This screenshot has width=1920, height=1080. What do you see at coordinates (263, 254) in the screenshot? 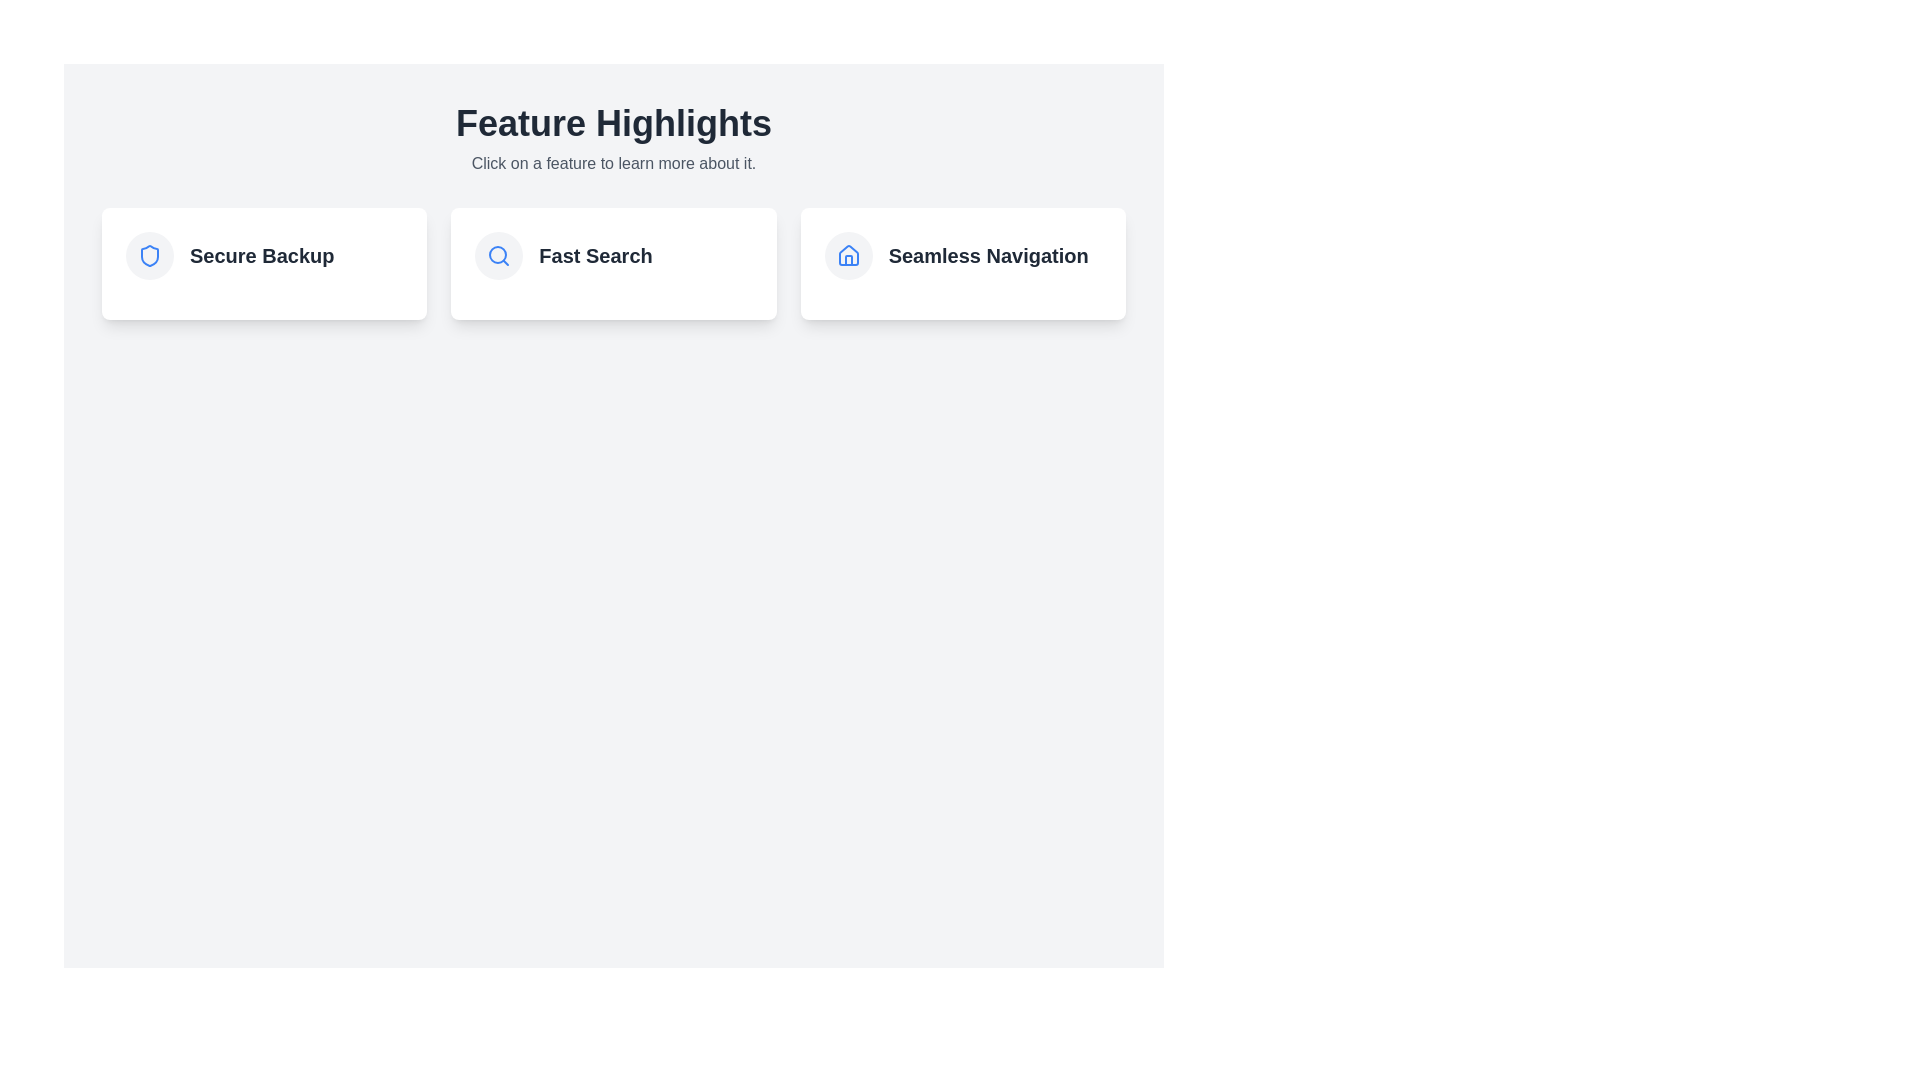
I see `the first card in the series of three under 'Feature Highlights' that contains a blue shield icon and the bold text 'Secure Backup'` at bounding box center [263, 254].